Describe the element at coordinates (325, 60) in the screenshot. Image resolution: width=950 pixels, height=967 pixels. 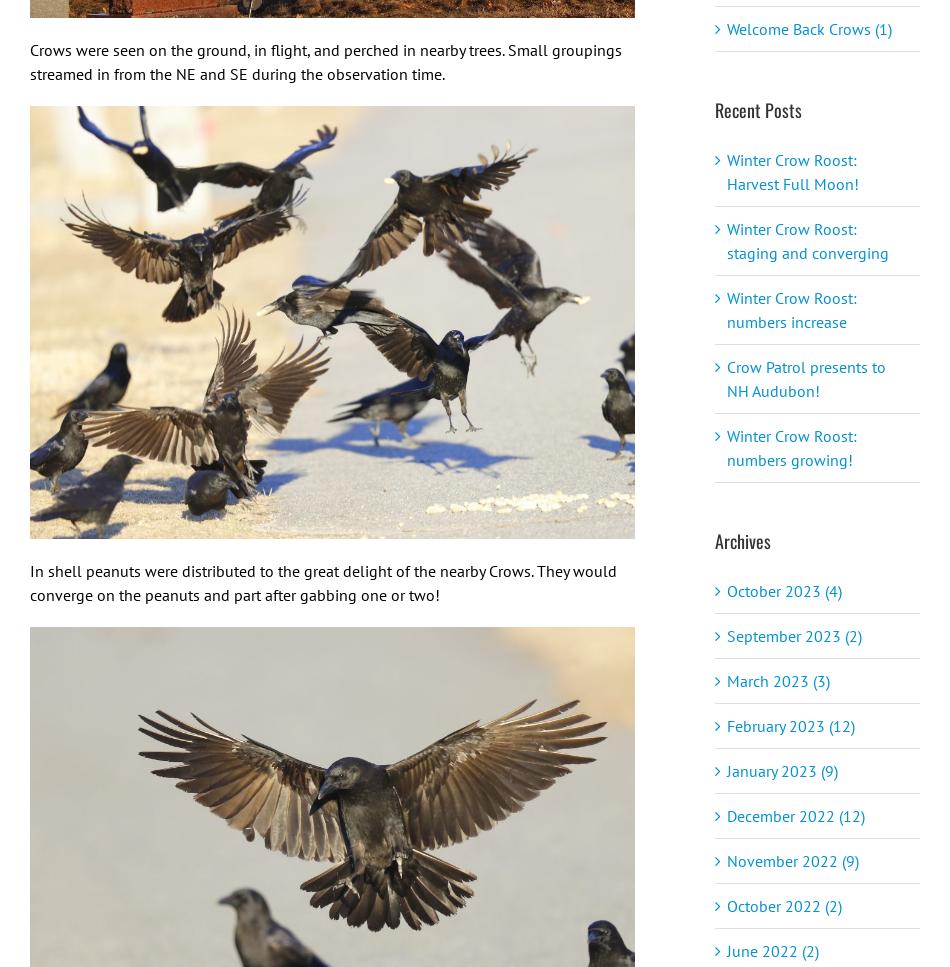
I see `'Crows were seen on the ground, in flight, and perched in nearby trees. Small groupings streamed in from the NE and SE during the observation time.'` at that location.